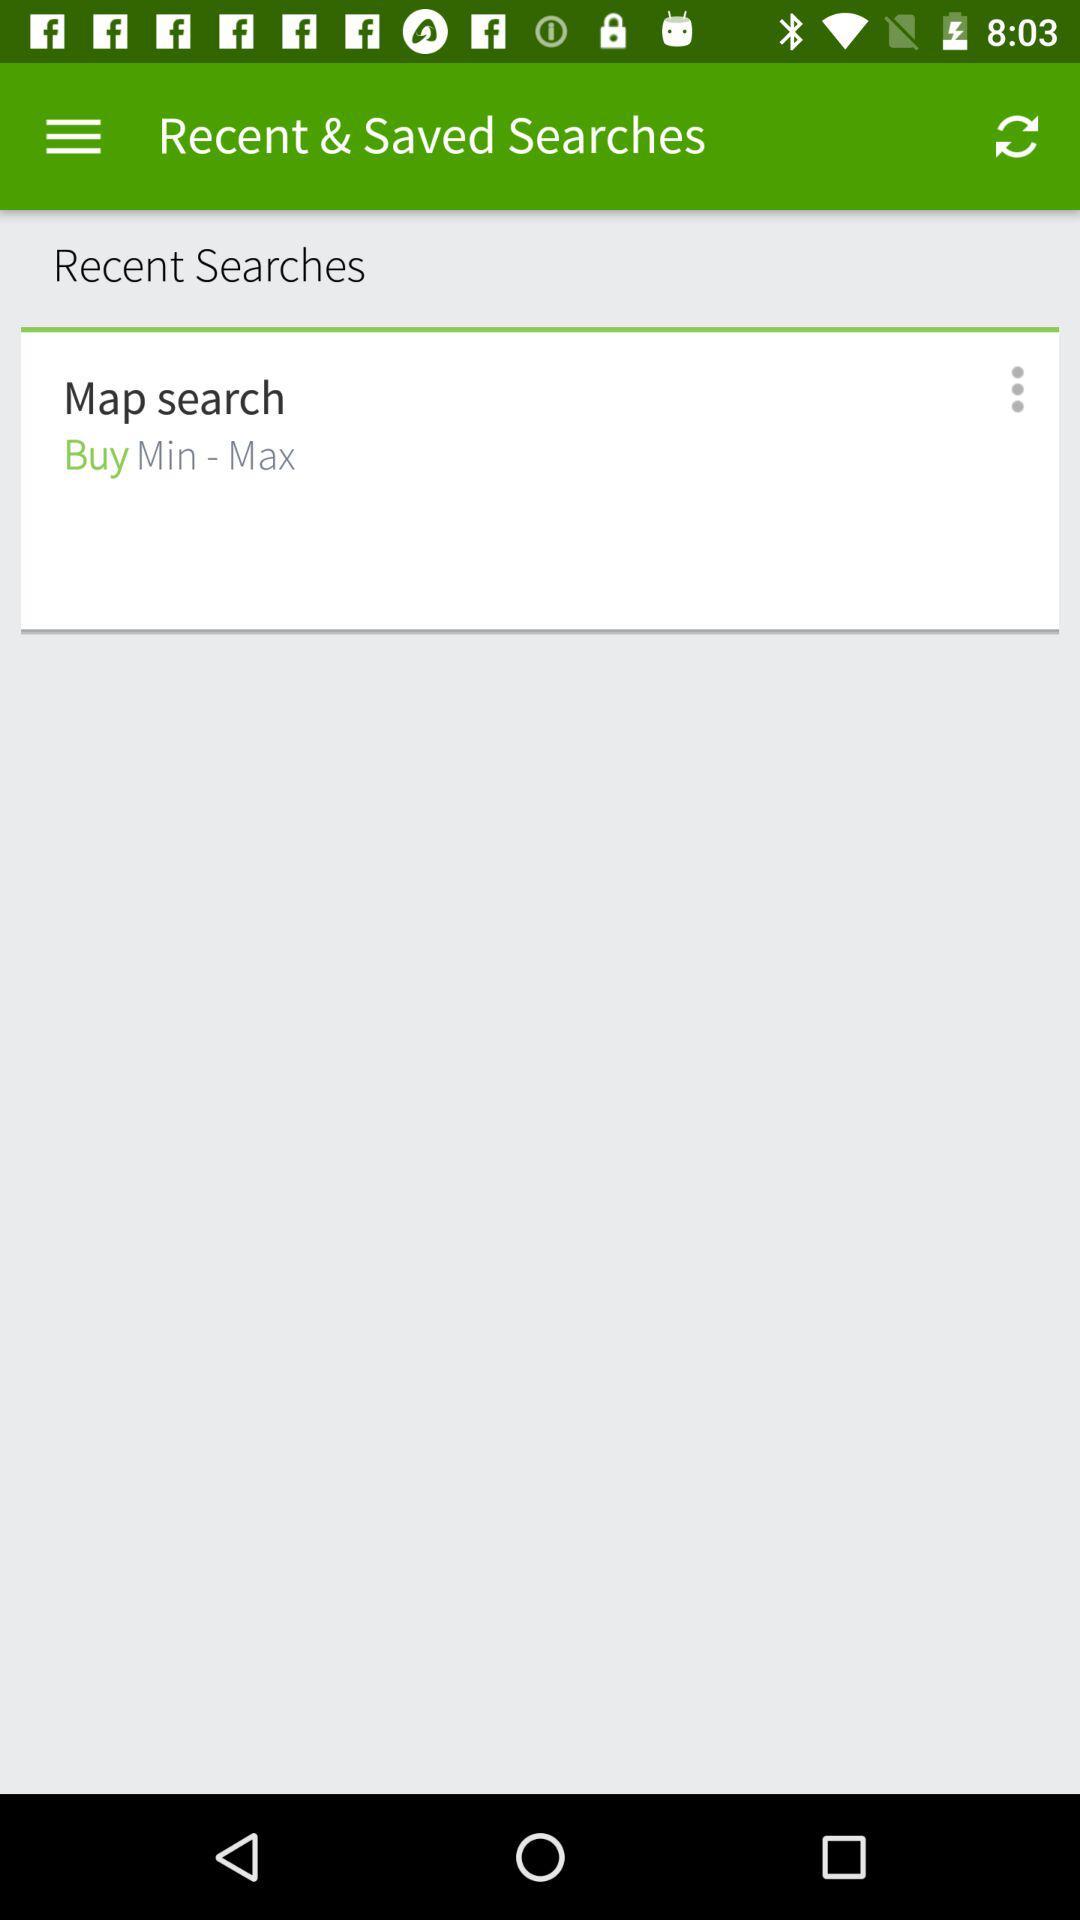  Describe the element at coordinates (72, 135) in the screenshot. I see `item next to the recent & saved searches item` at that location.